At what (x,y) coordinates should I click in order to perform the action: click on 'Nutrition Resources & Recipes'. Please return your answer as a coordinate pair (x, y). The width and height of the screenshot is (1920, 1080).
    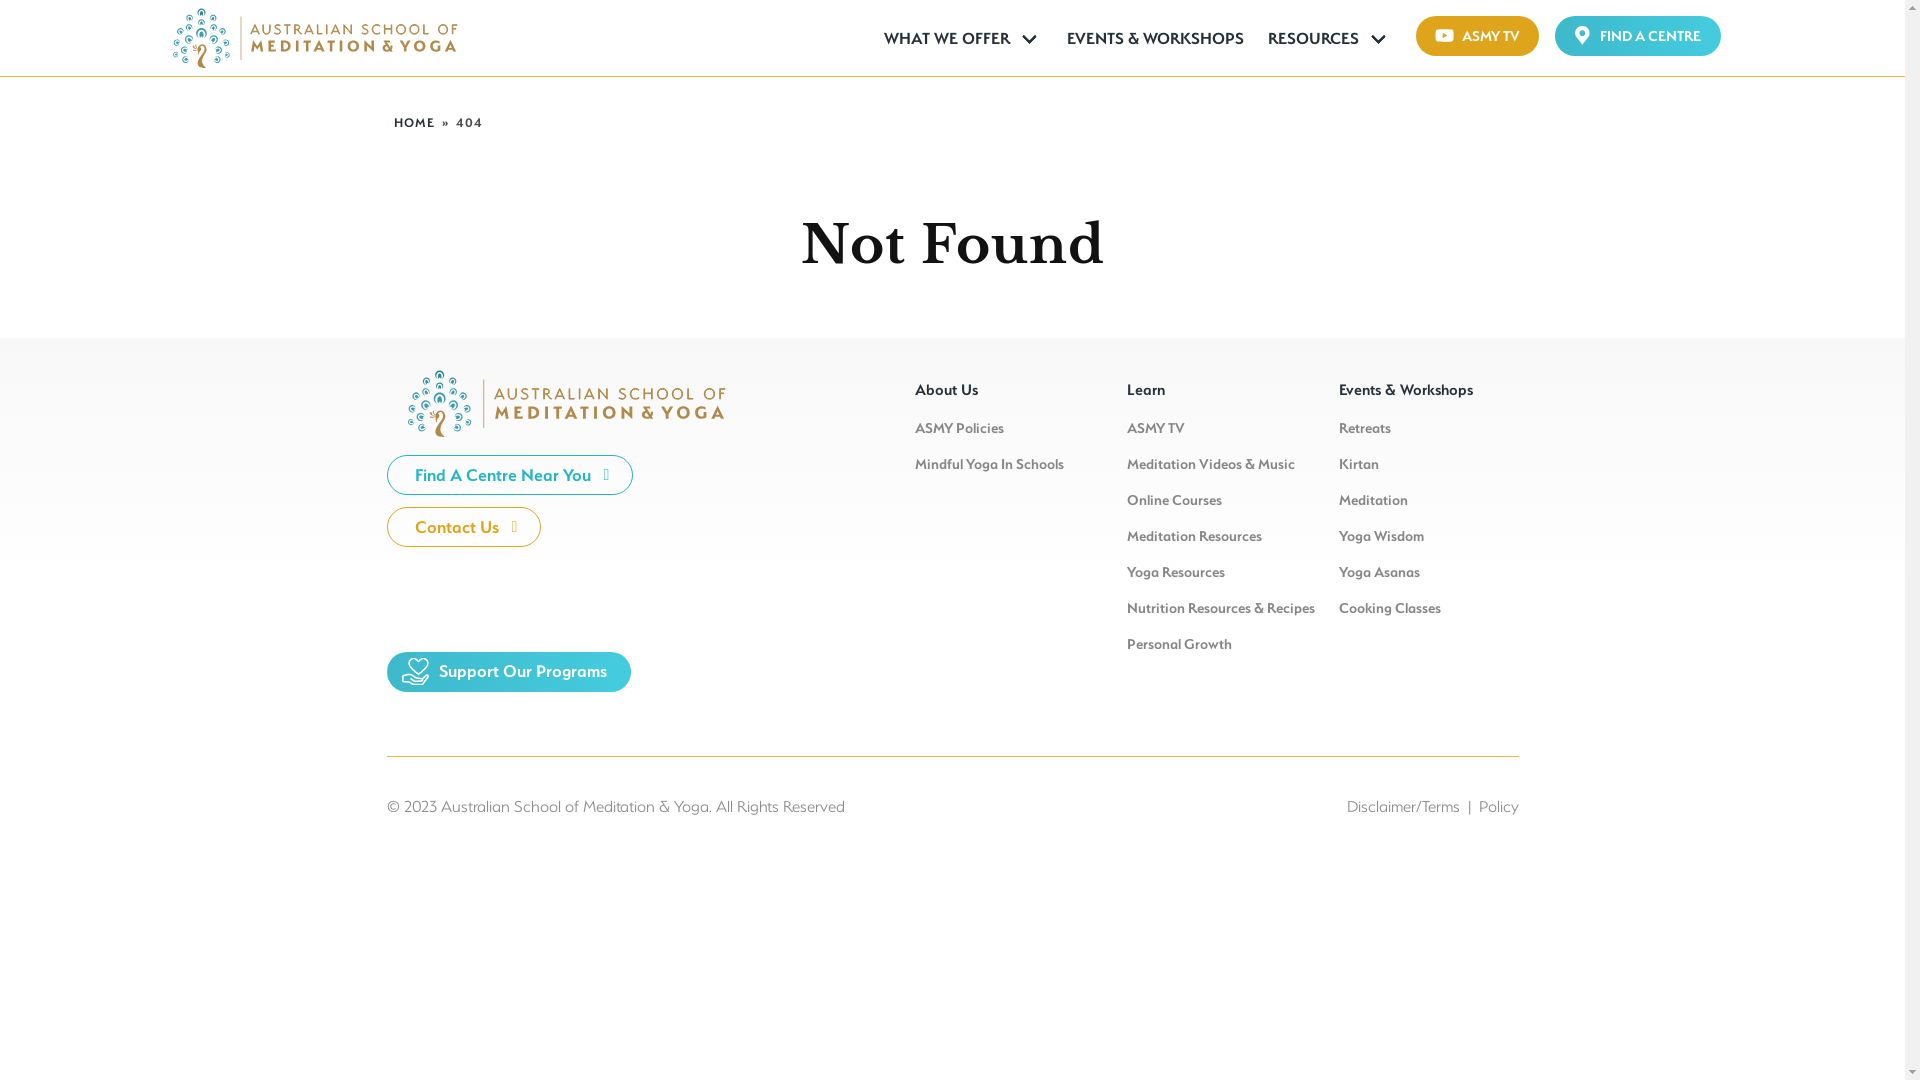
    Looking at the image, I should click on (1218, 607).